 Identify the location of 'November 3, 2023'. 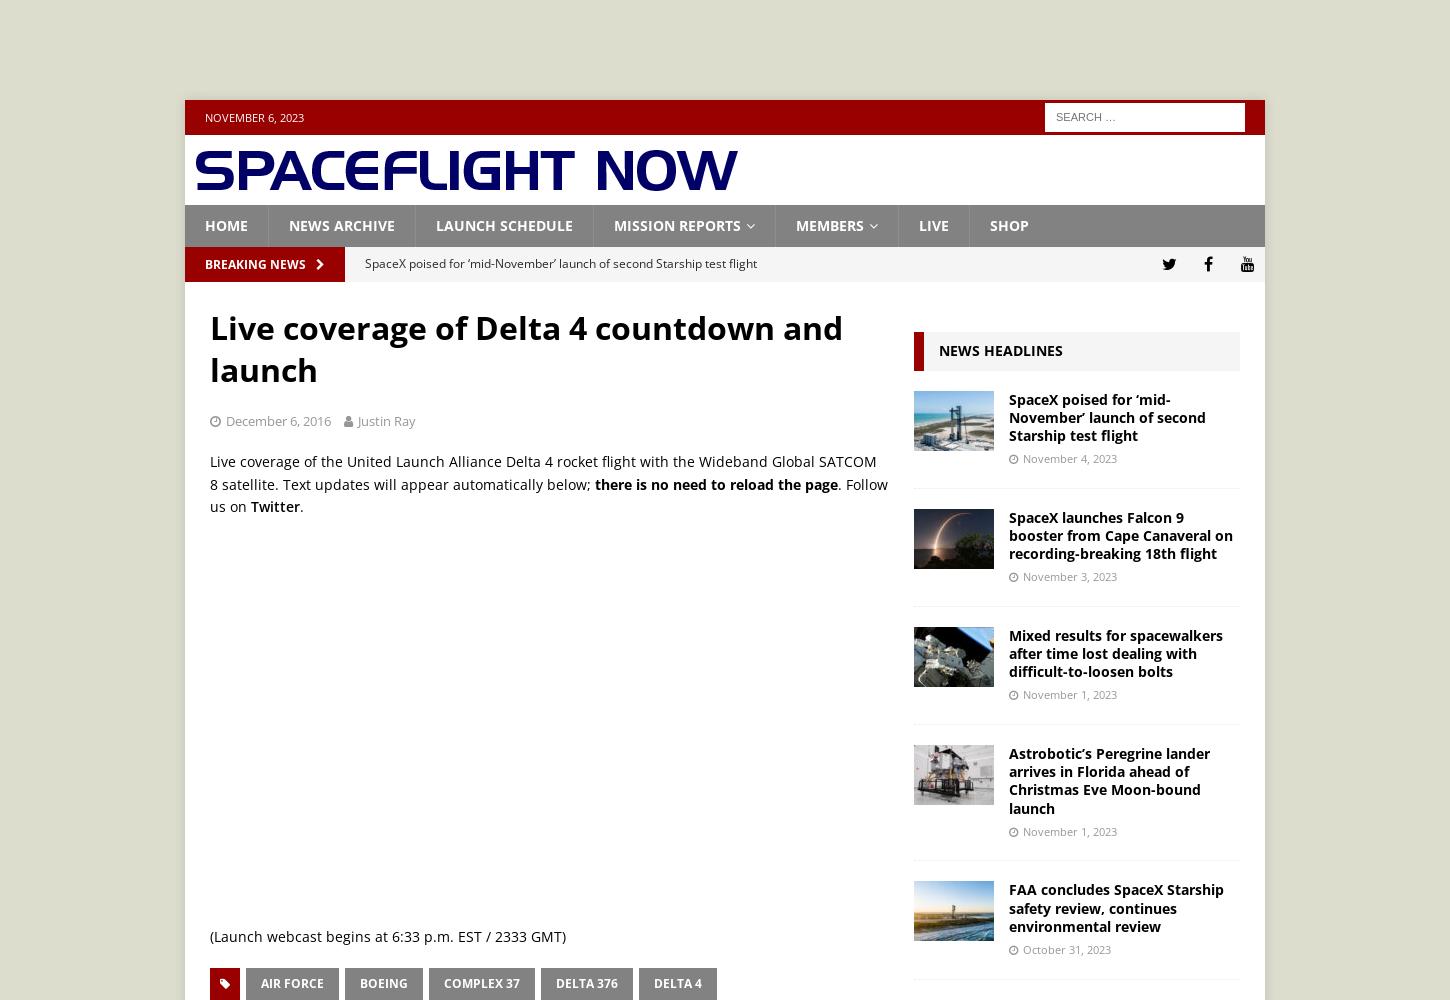
(1068, 575).